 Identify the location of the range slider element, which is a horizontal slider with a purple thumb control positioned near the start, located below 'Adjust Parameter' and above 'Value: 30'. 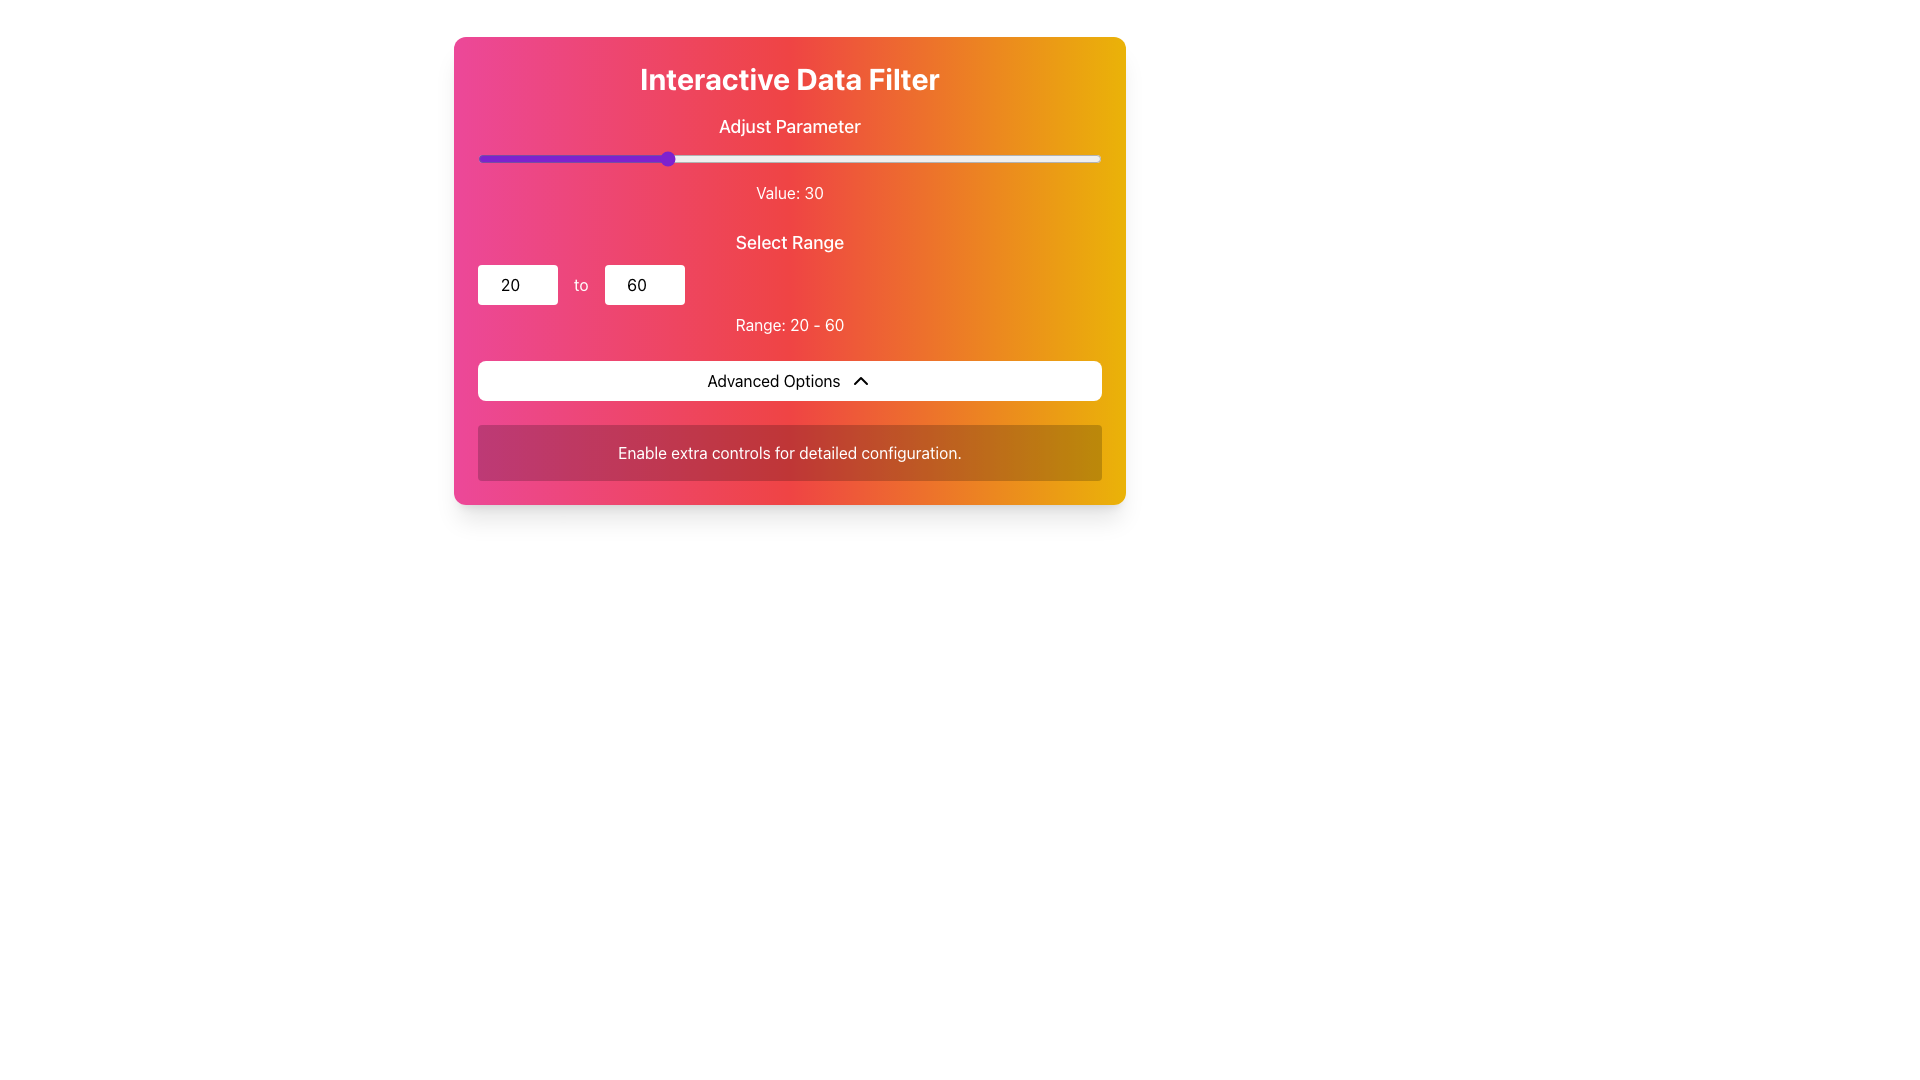
(789, 157).